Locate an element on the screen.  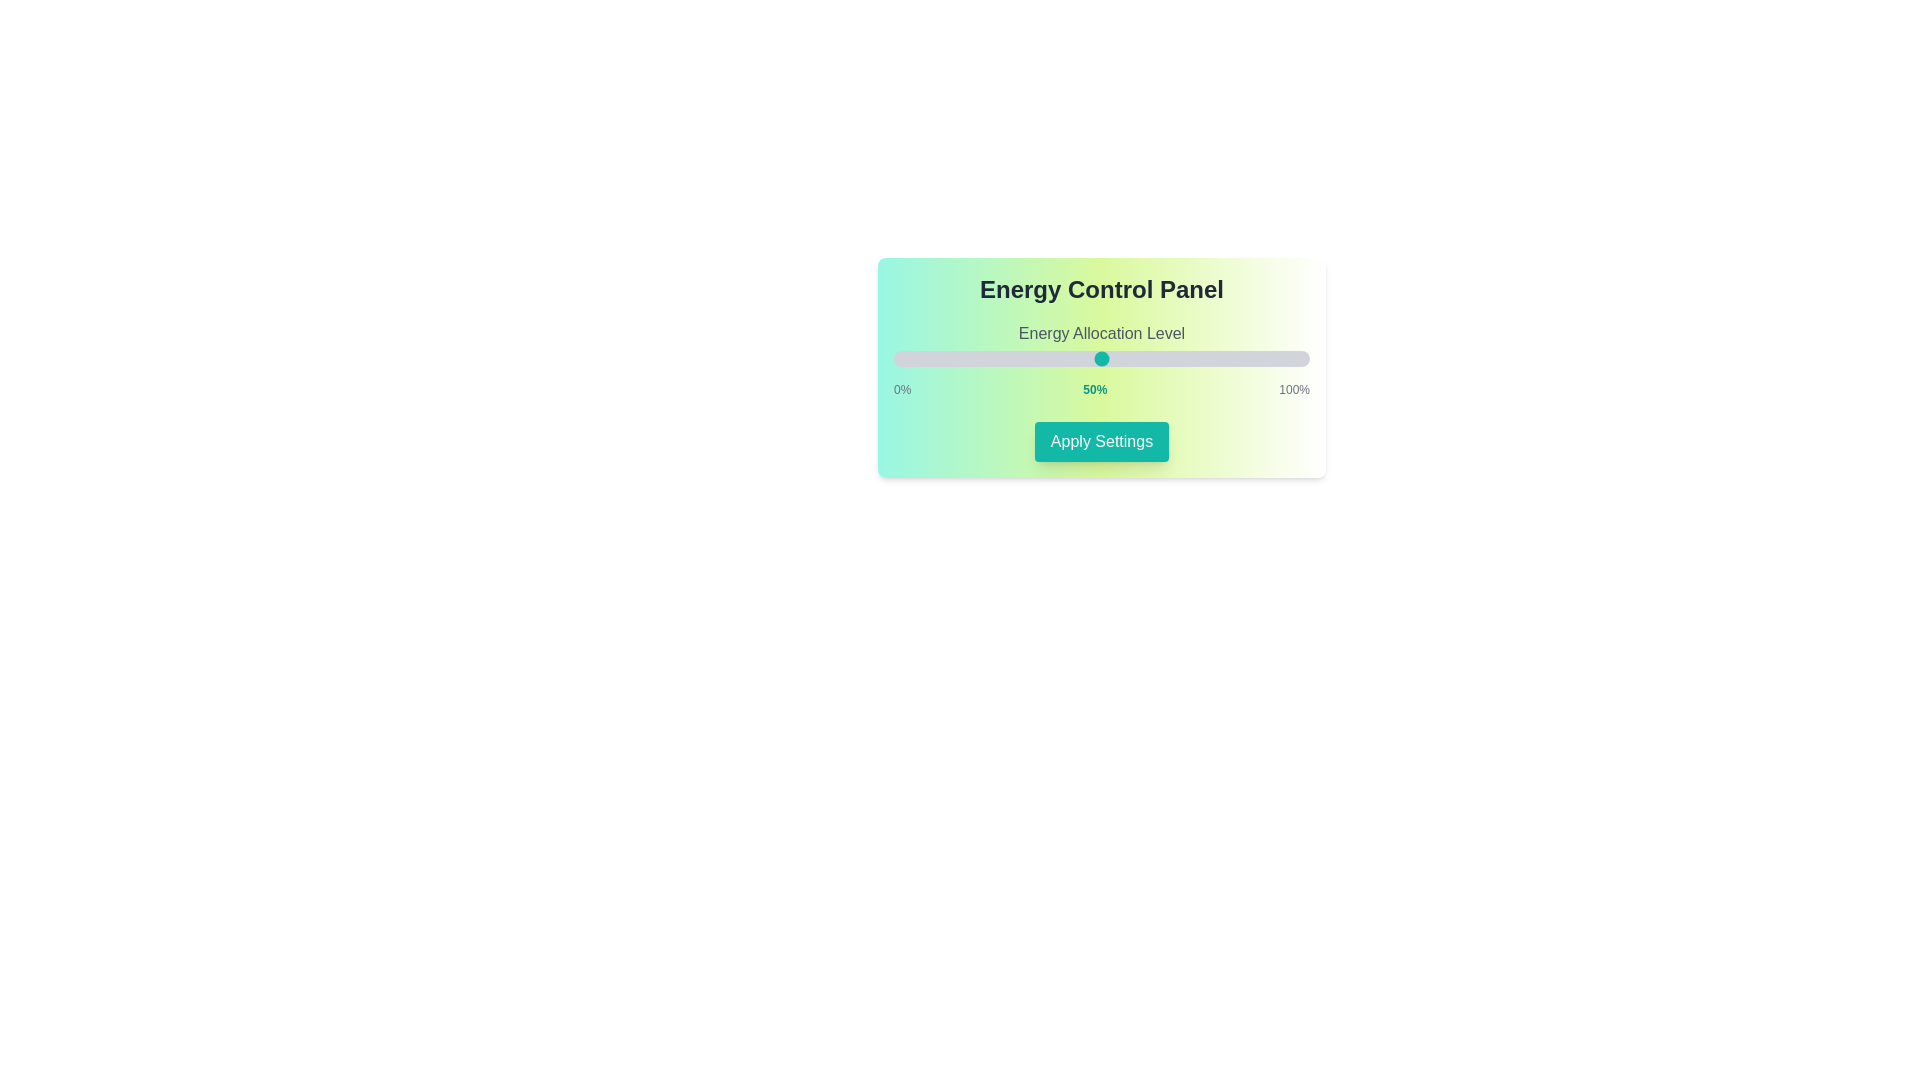
the energy level to 93% by moving the slider is located at coordinates (1280, 357).